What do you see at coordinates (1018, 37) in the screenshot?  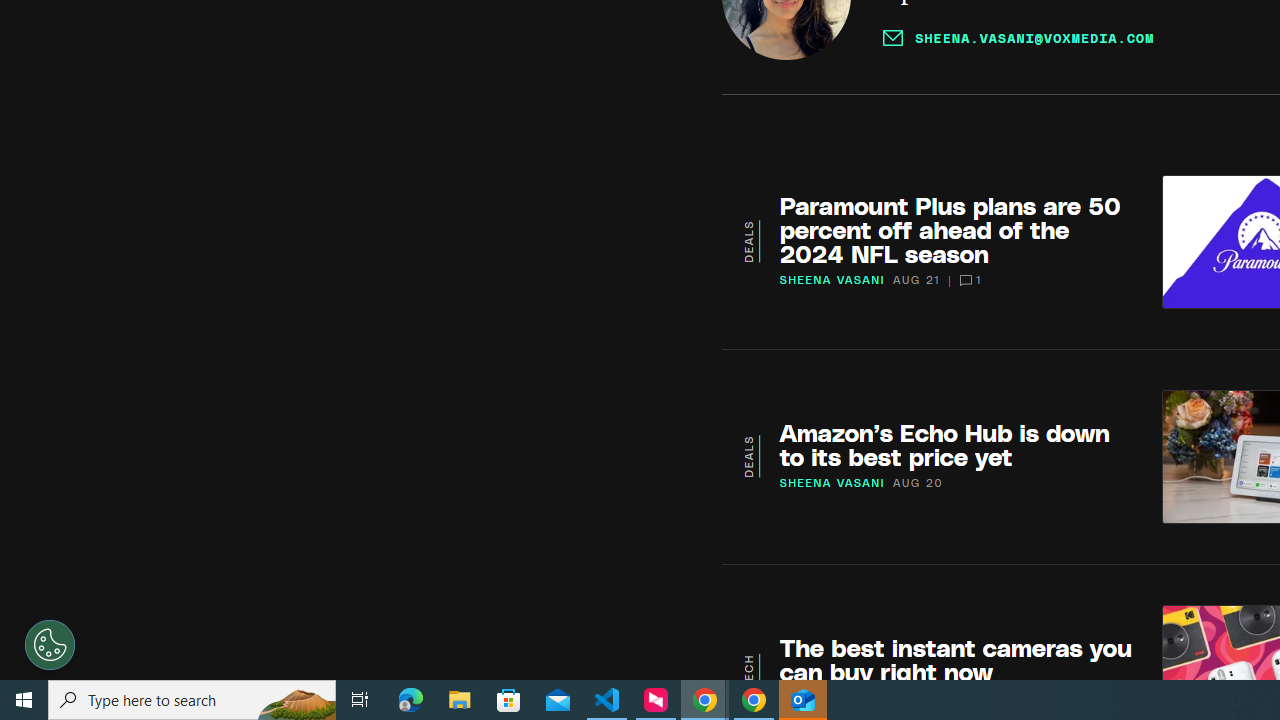 I see `'SHEENA.VASANI@VOXMEDIA.COM'` at bounding box center [1018, 37].